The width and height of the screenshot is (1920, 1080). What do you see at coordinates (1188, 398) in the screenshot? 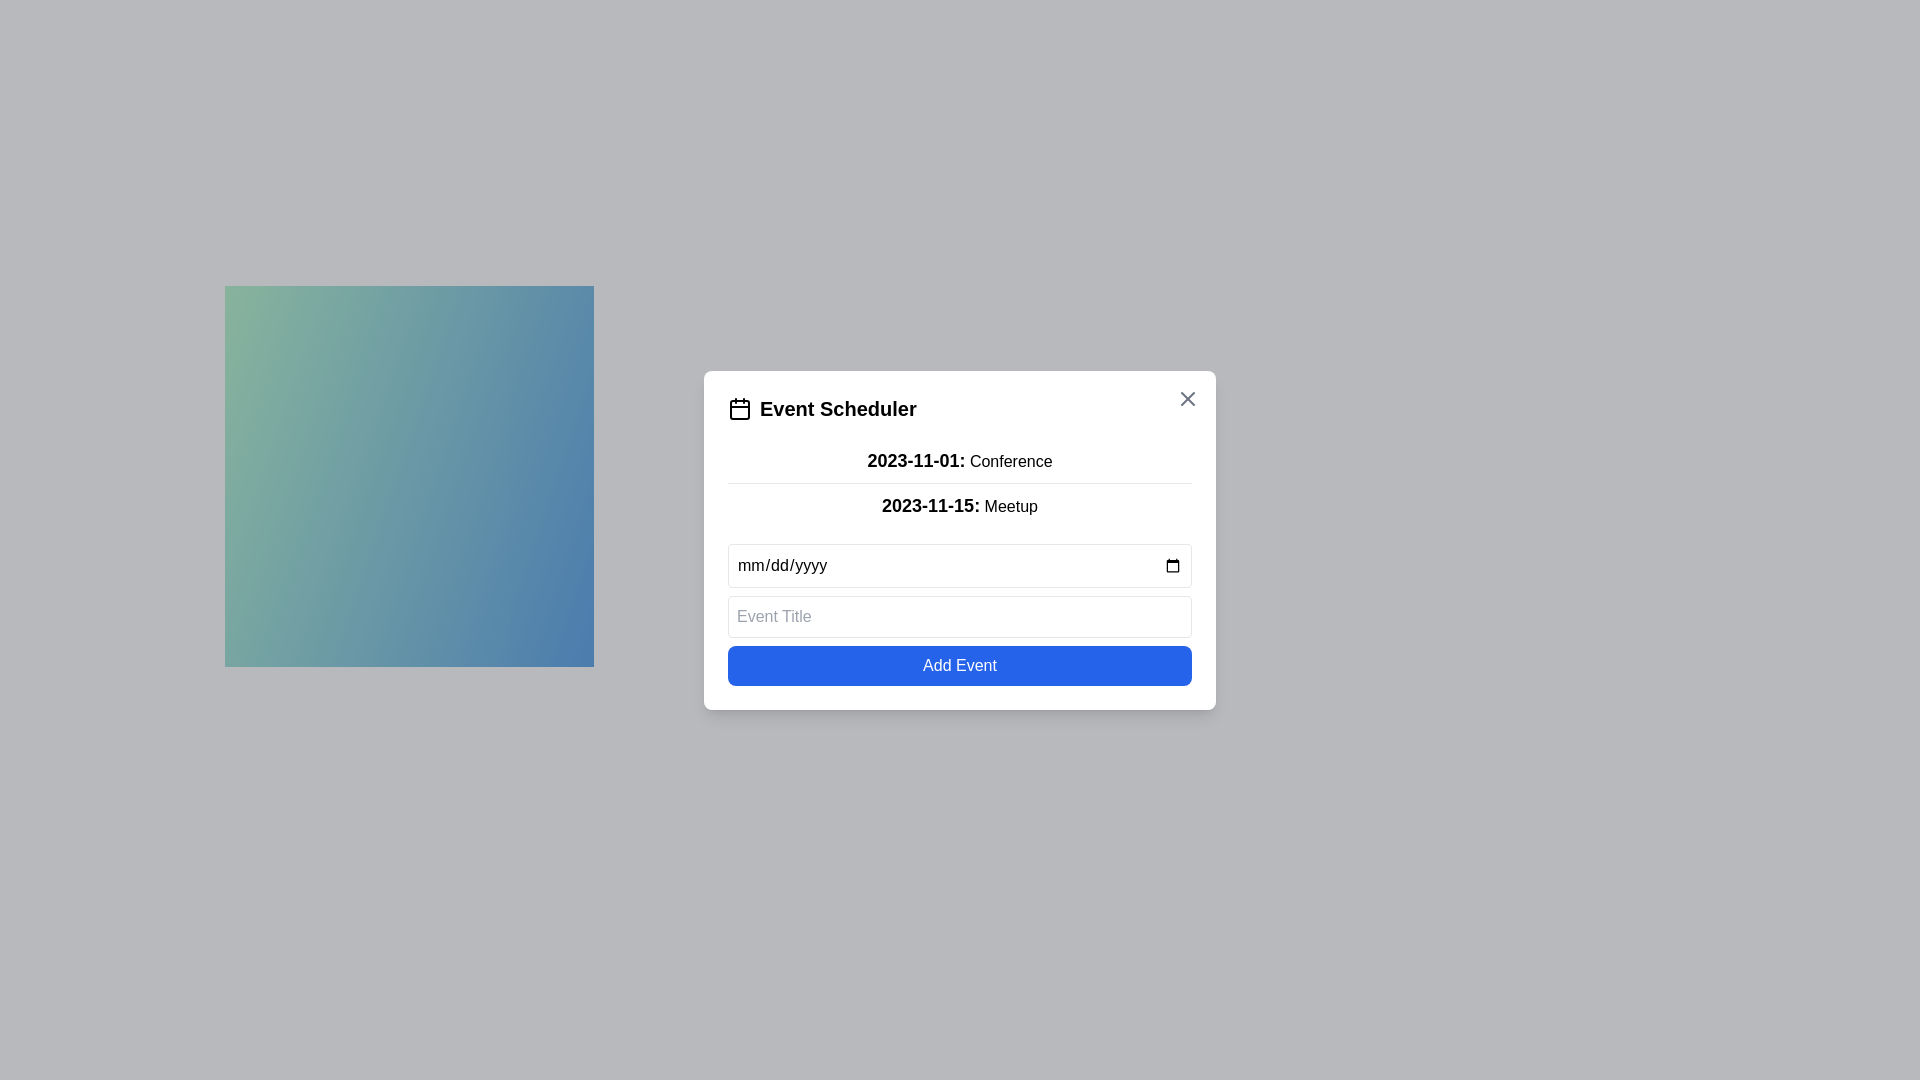
I see `the gray 'X' button in the top-right corner of the 'Event Scheduler' dialog` at bounding box center [1188, 398].